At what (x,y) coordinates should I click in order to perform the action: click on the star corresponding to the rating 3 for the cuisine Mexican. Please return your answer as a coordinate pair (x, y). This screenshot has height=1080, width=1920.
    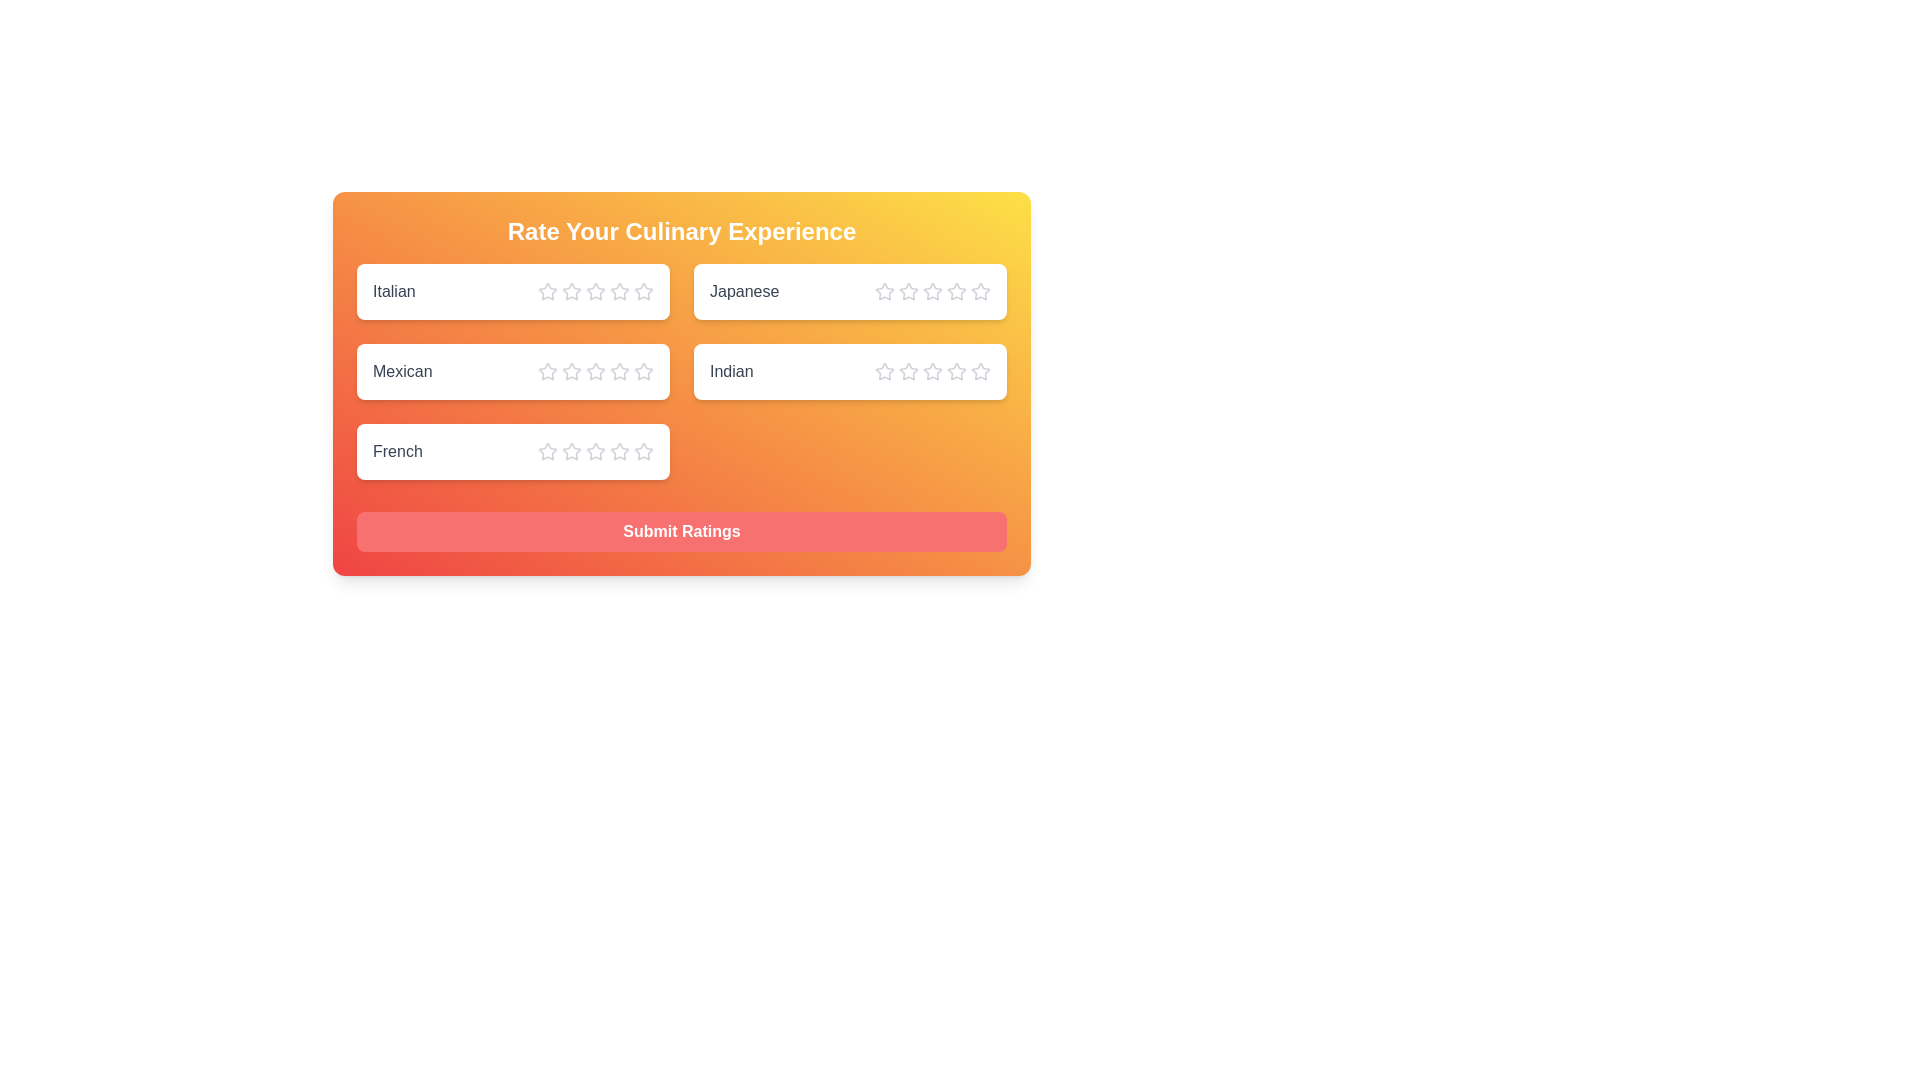
    Looking at the image, I should click on (594, 371).